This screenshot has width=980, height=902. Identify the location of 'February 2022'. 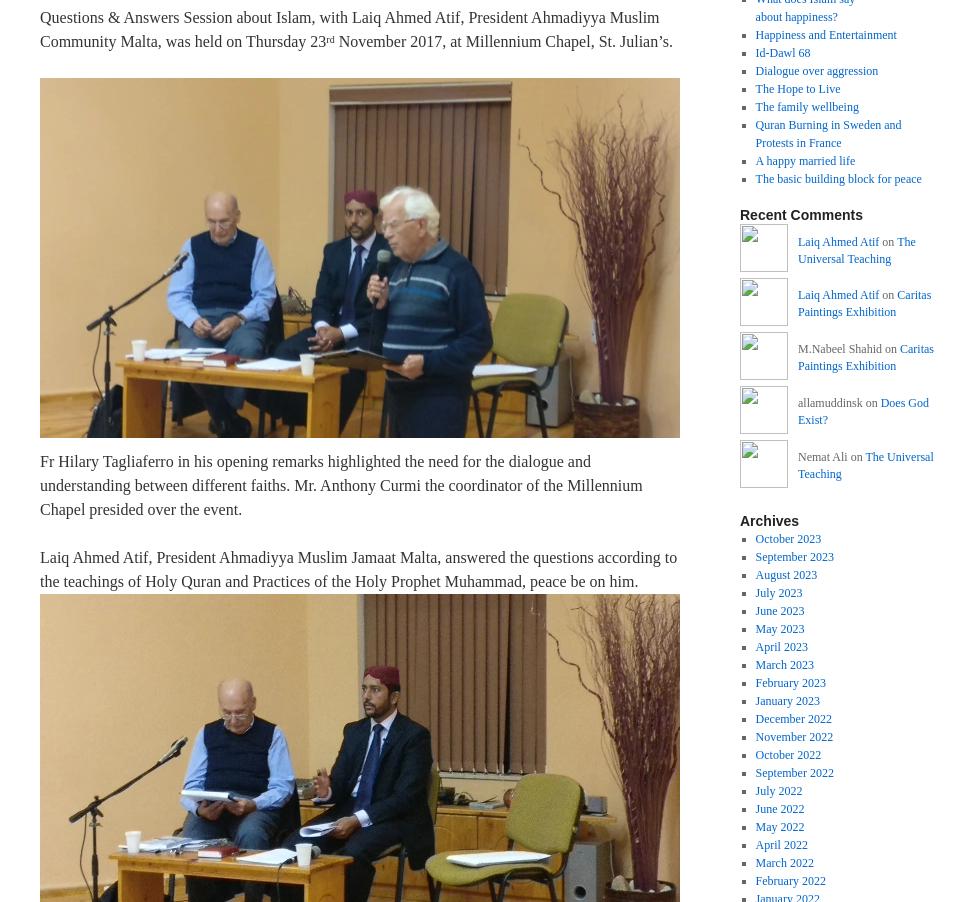
(754, 879).